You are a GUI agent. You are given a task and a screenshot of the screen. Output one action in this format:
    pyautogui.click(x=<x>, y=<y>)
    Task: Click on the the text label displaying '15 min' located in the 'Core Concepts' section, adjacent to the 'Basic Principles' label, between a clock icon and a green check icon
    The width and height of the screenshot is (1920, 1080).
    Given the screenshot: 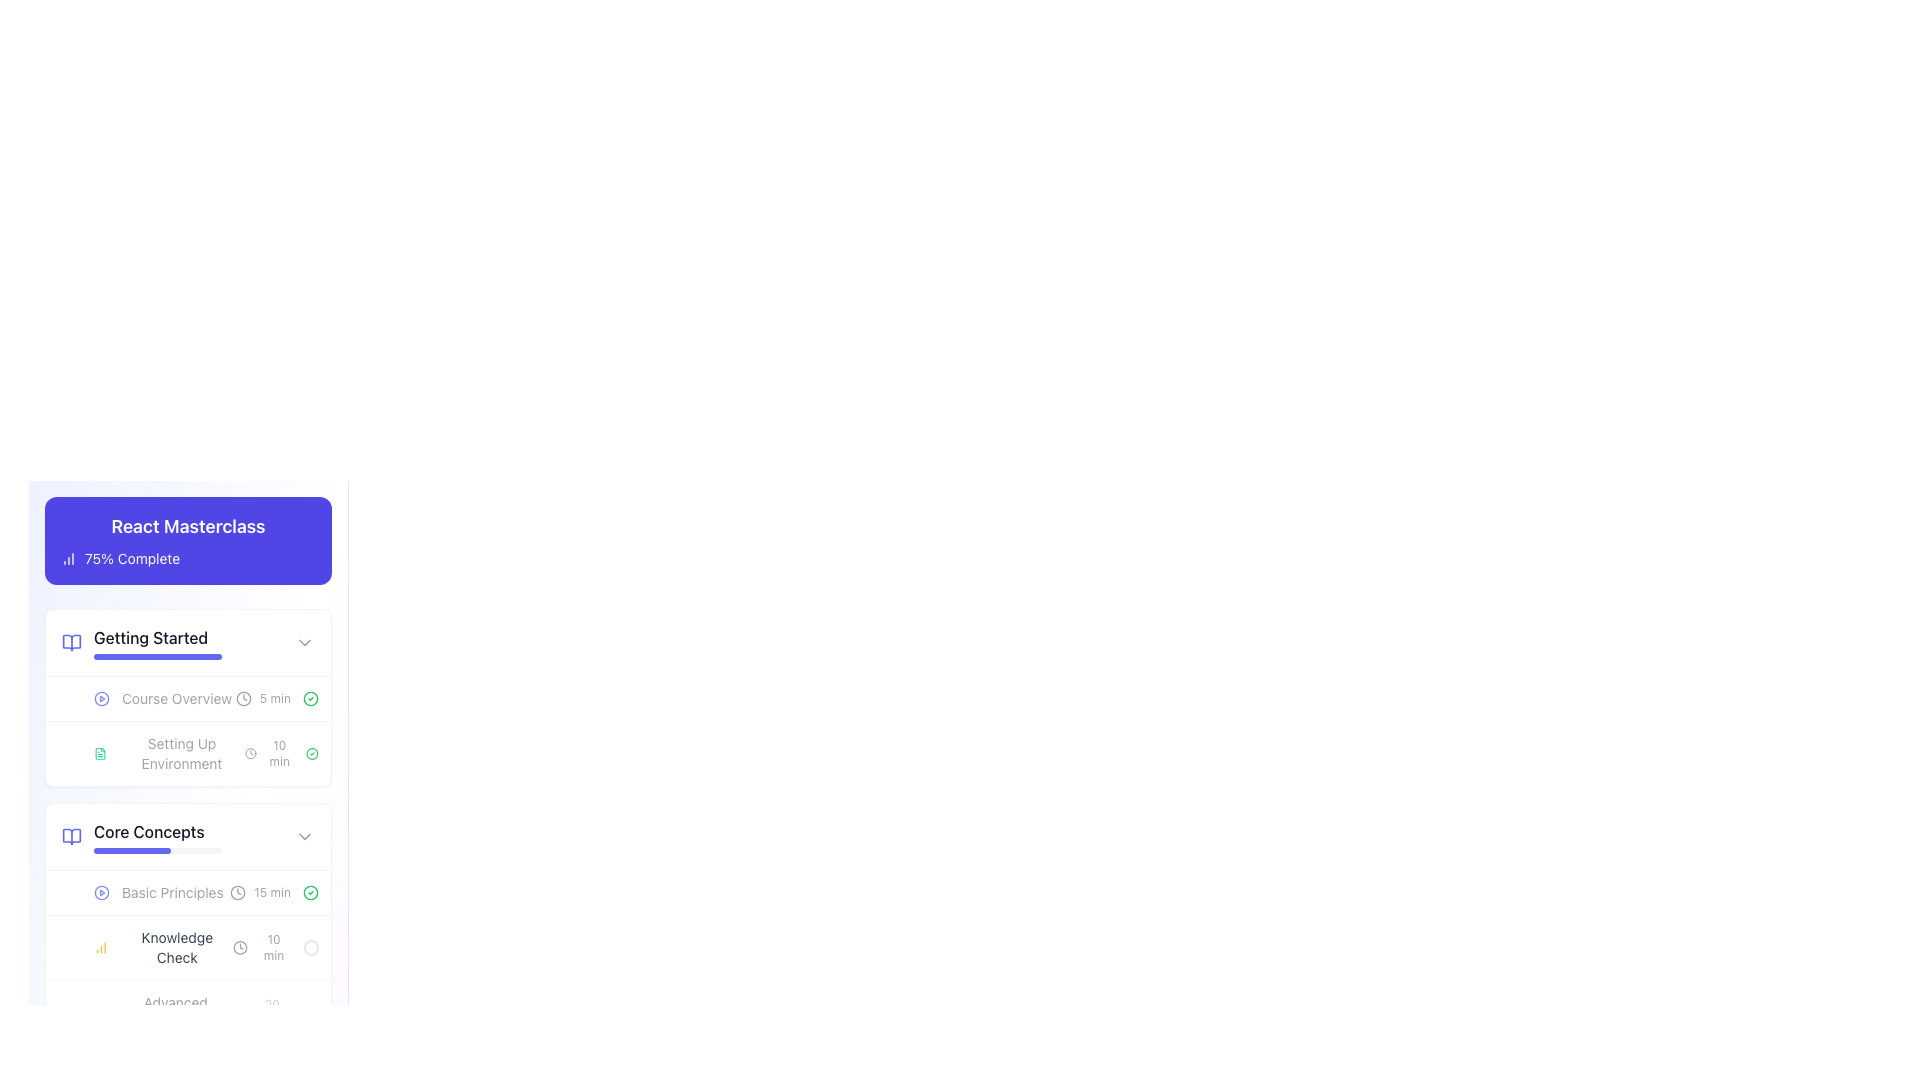 What is the action you would take?
    pyautogui.click(x=273, y=892)
    